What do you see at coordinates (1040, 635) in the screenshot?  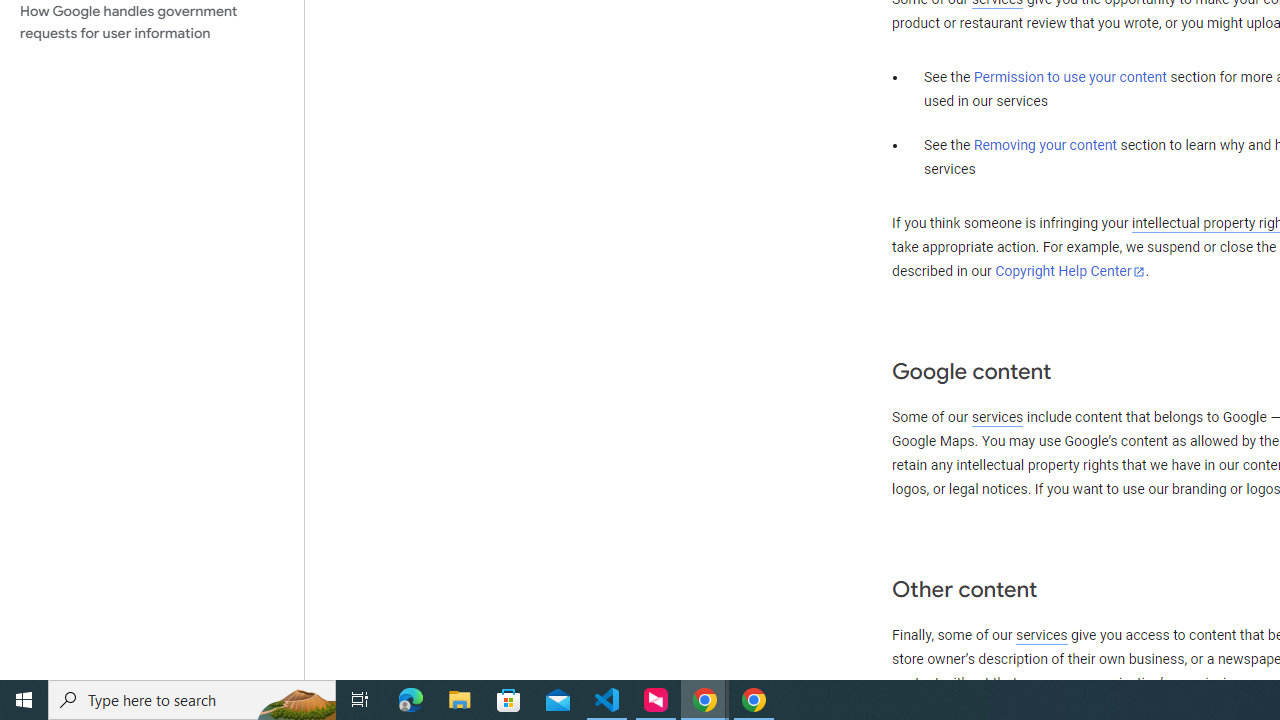 I see `'services'` at bounding box center [1040, 635].